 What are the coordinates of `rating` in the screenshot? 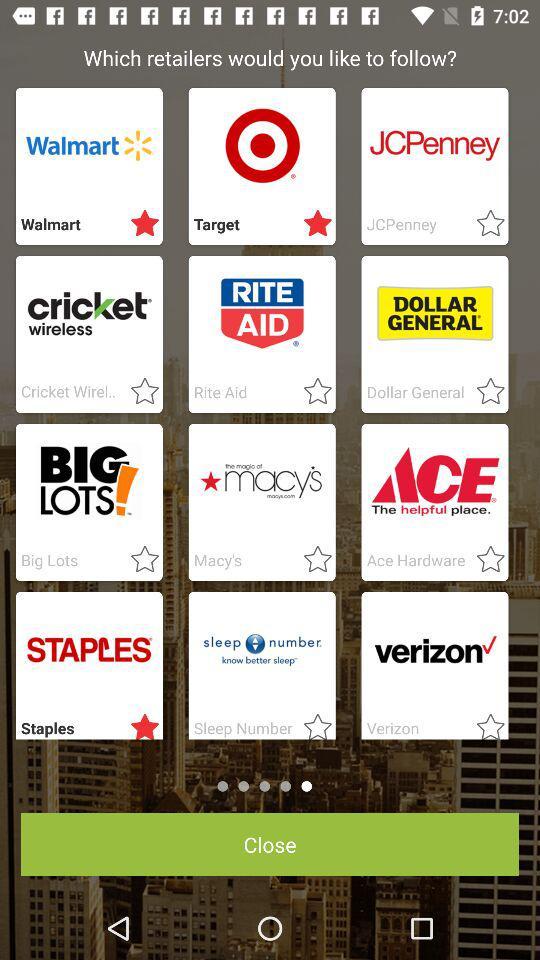 It's located at (312, 391).